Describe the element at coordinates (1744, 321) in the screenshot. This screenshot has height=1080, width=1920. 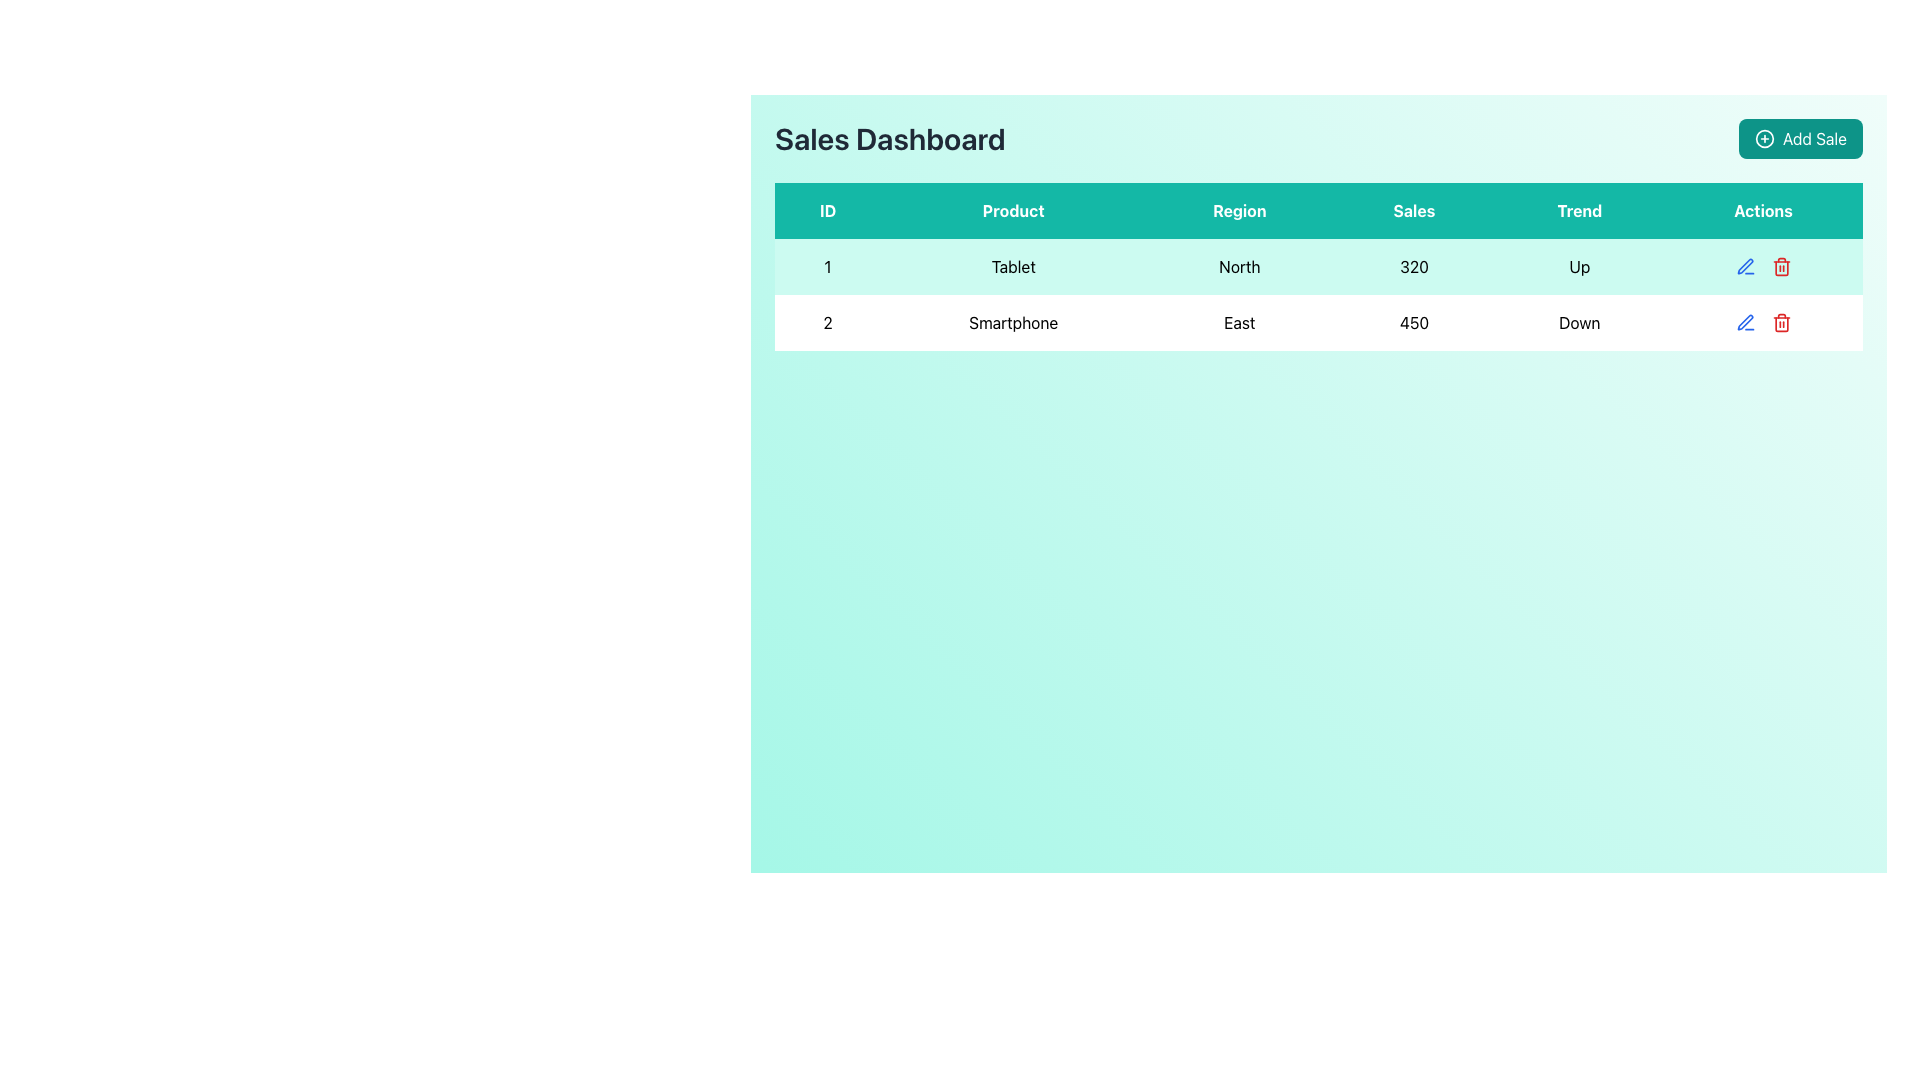
I see `the edit icon in the 'Actions' column of the table associated with the 'Smartphone' entry` at that location.